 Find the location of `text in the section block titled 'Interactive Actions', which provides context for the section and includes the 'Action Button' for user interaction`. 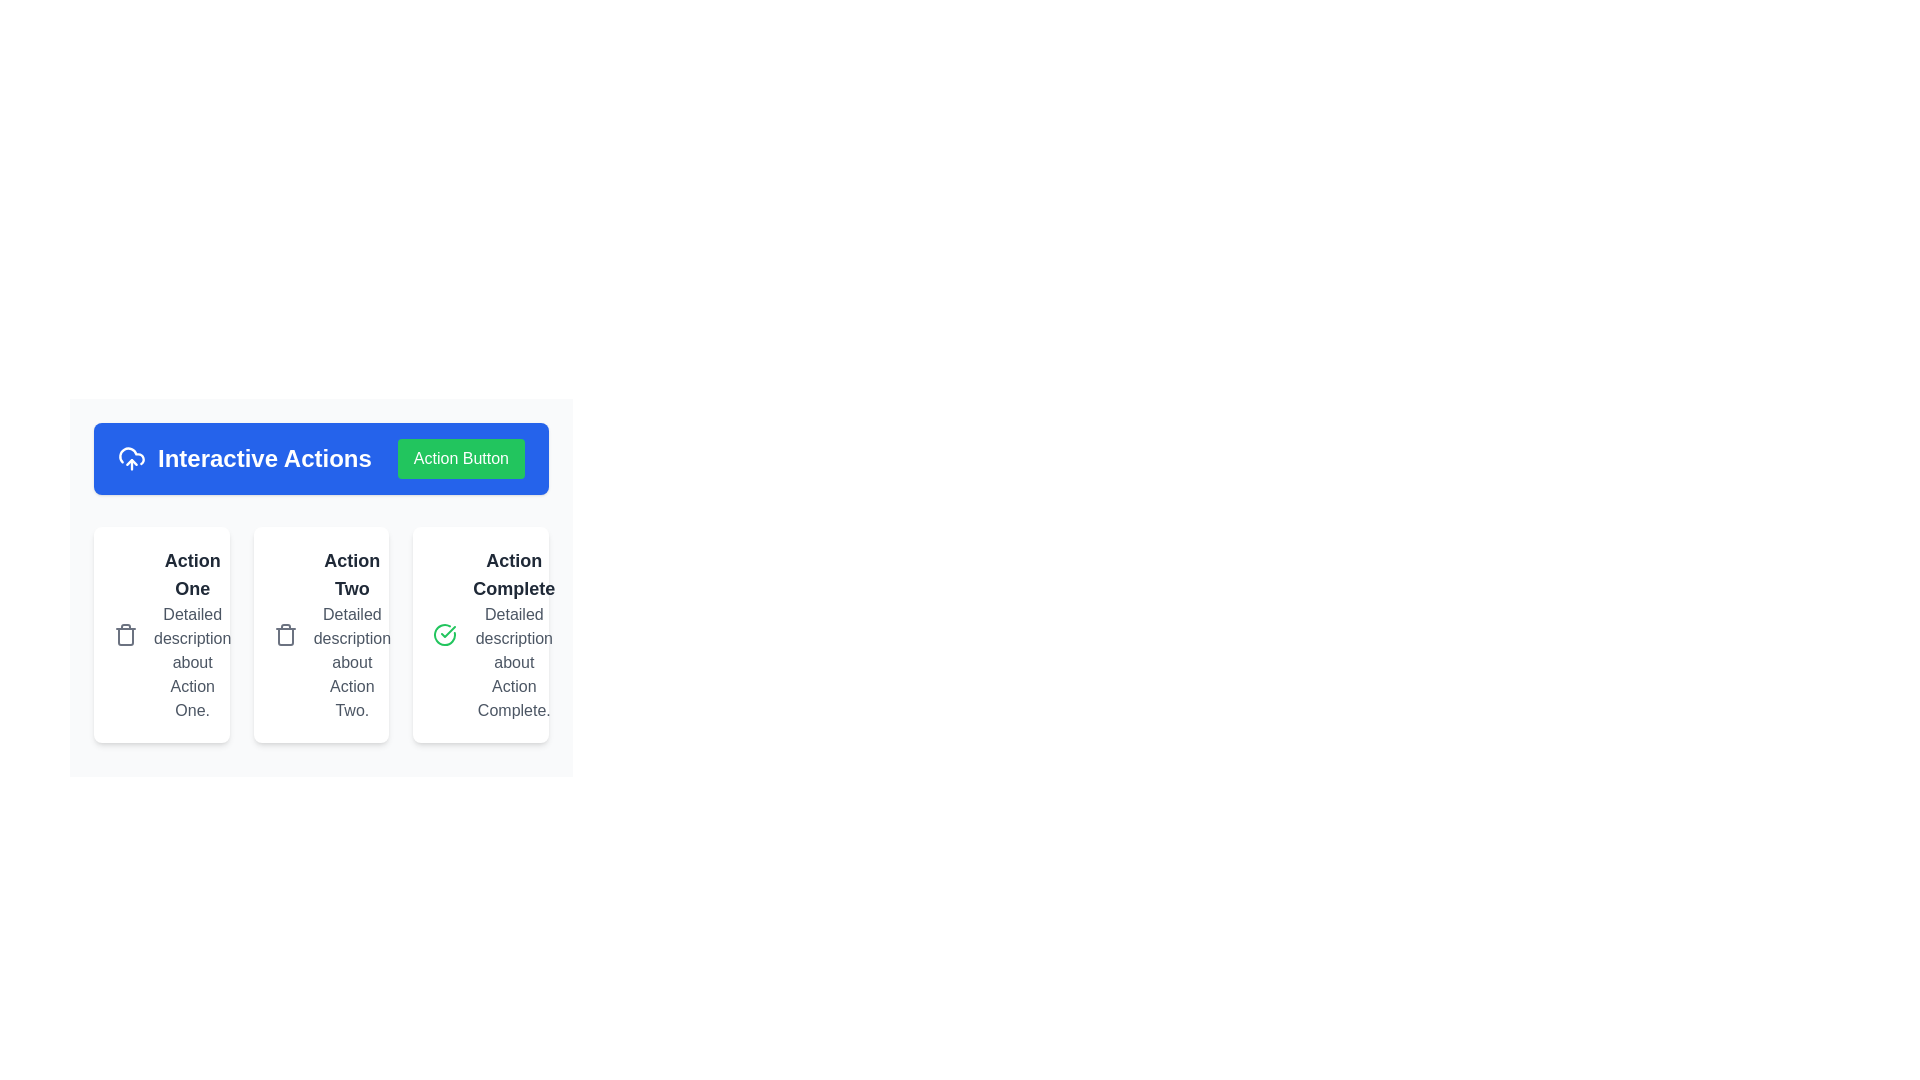

text in the section block titled 'Interactive Actions', which provides context for the section and includes the 'Action Button' for user interaction is located at coordinates (321, 459).